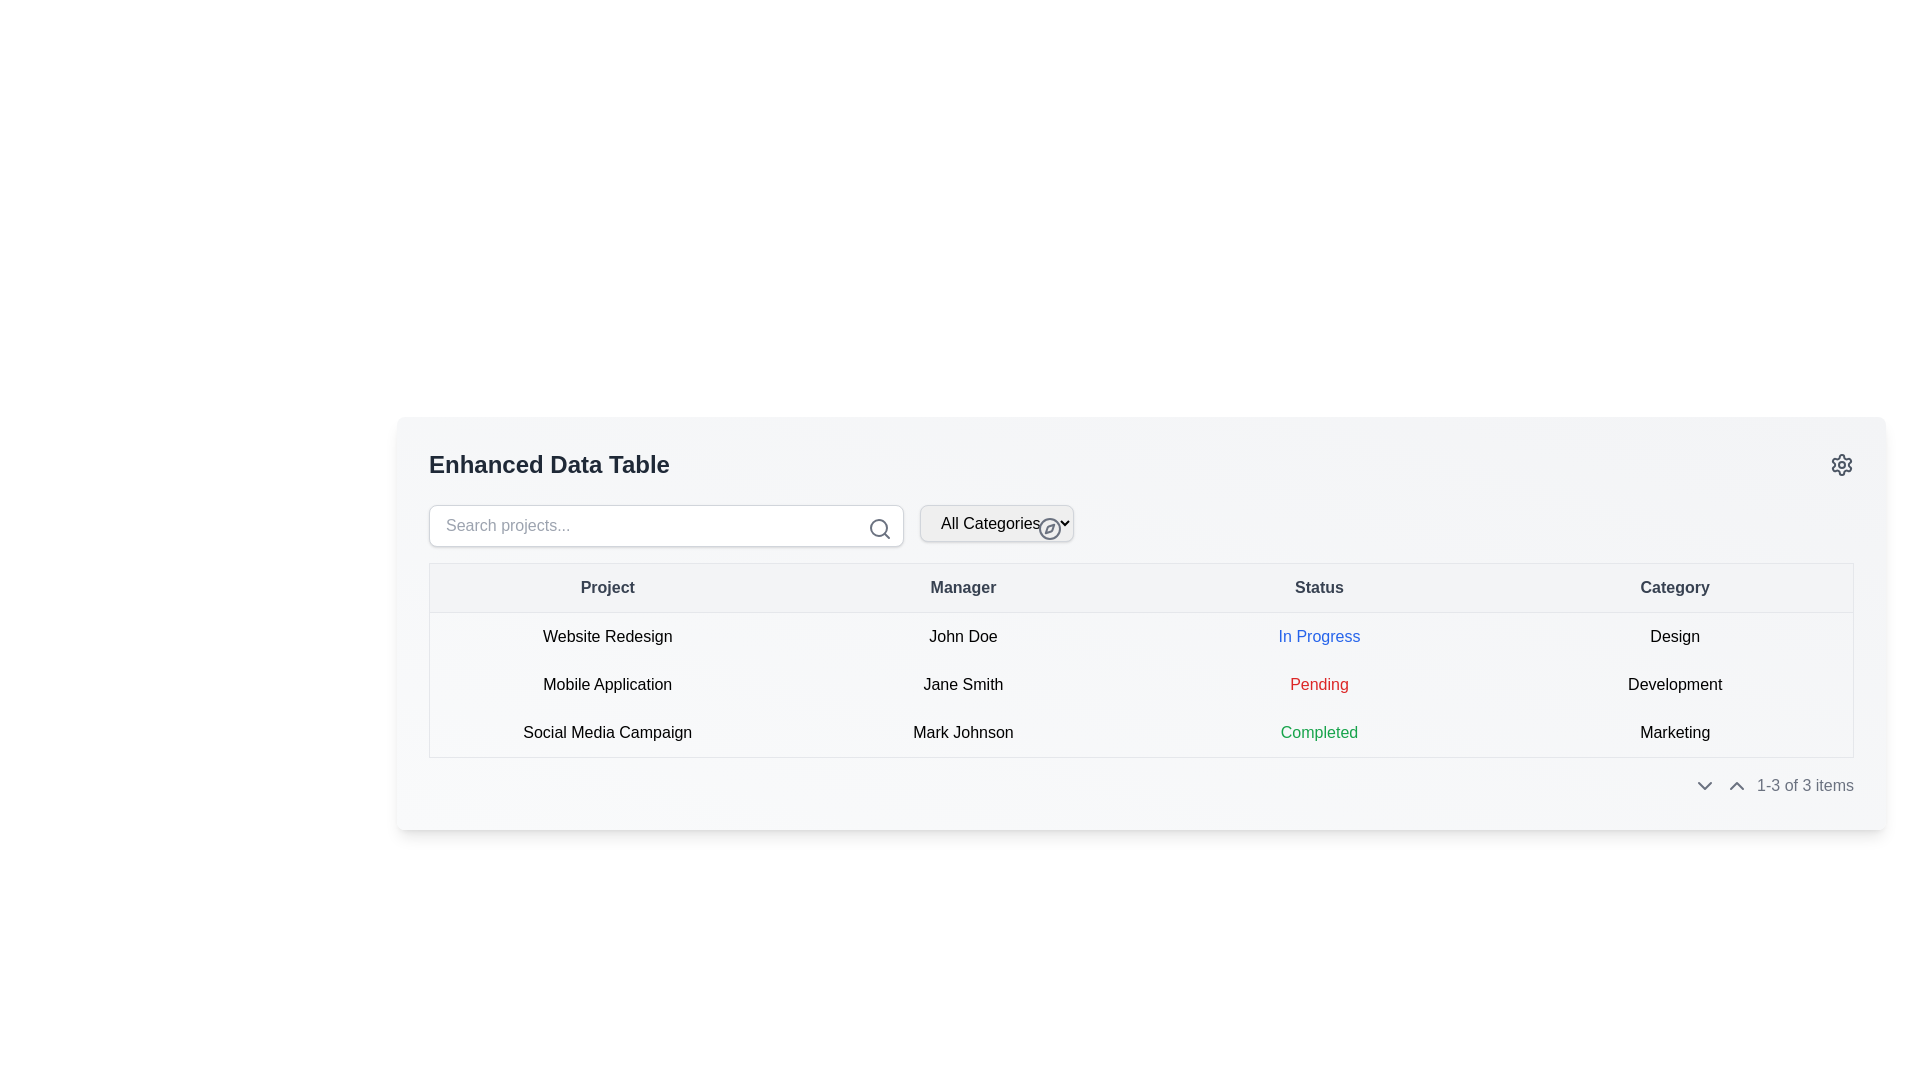 The image size is (1920, 1080). What do you see at coordinates (1319, 683) in the screenshot?
I see `the 'Pending' text label in red color, located in the second row of the 'Status' column for the 'Mobile Application' project managed by Jane Smith` at bounding box center [1319, 683].